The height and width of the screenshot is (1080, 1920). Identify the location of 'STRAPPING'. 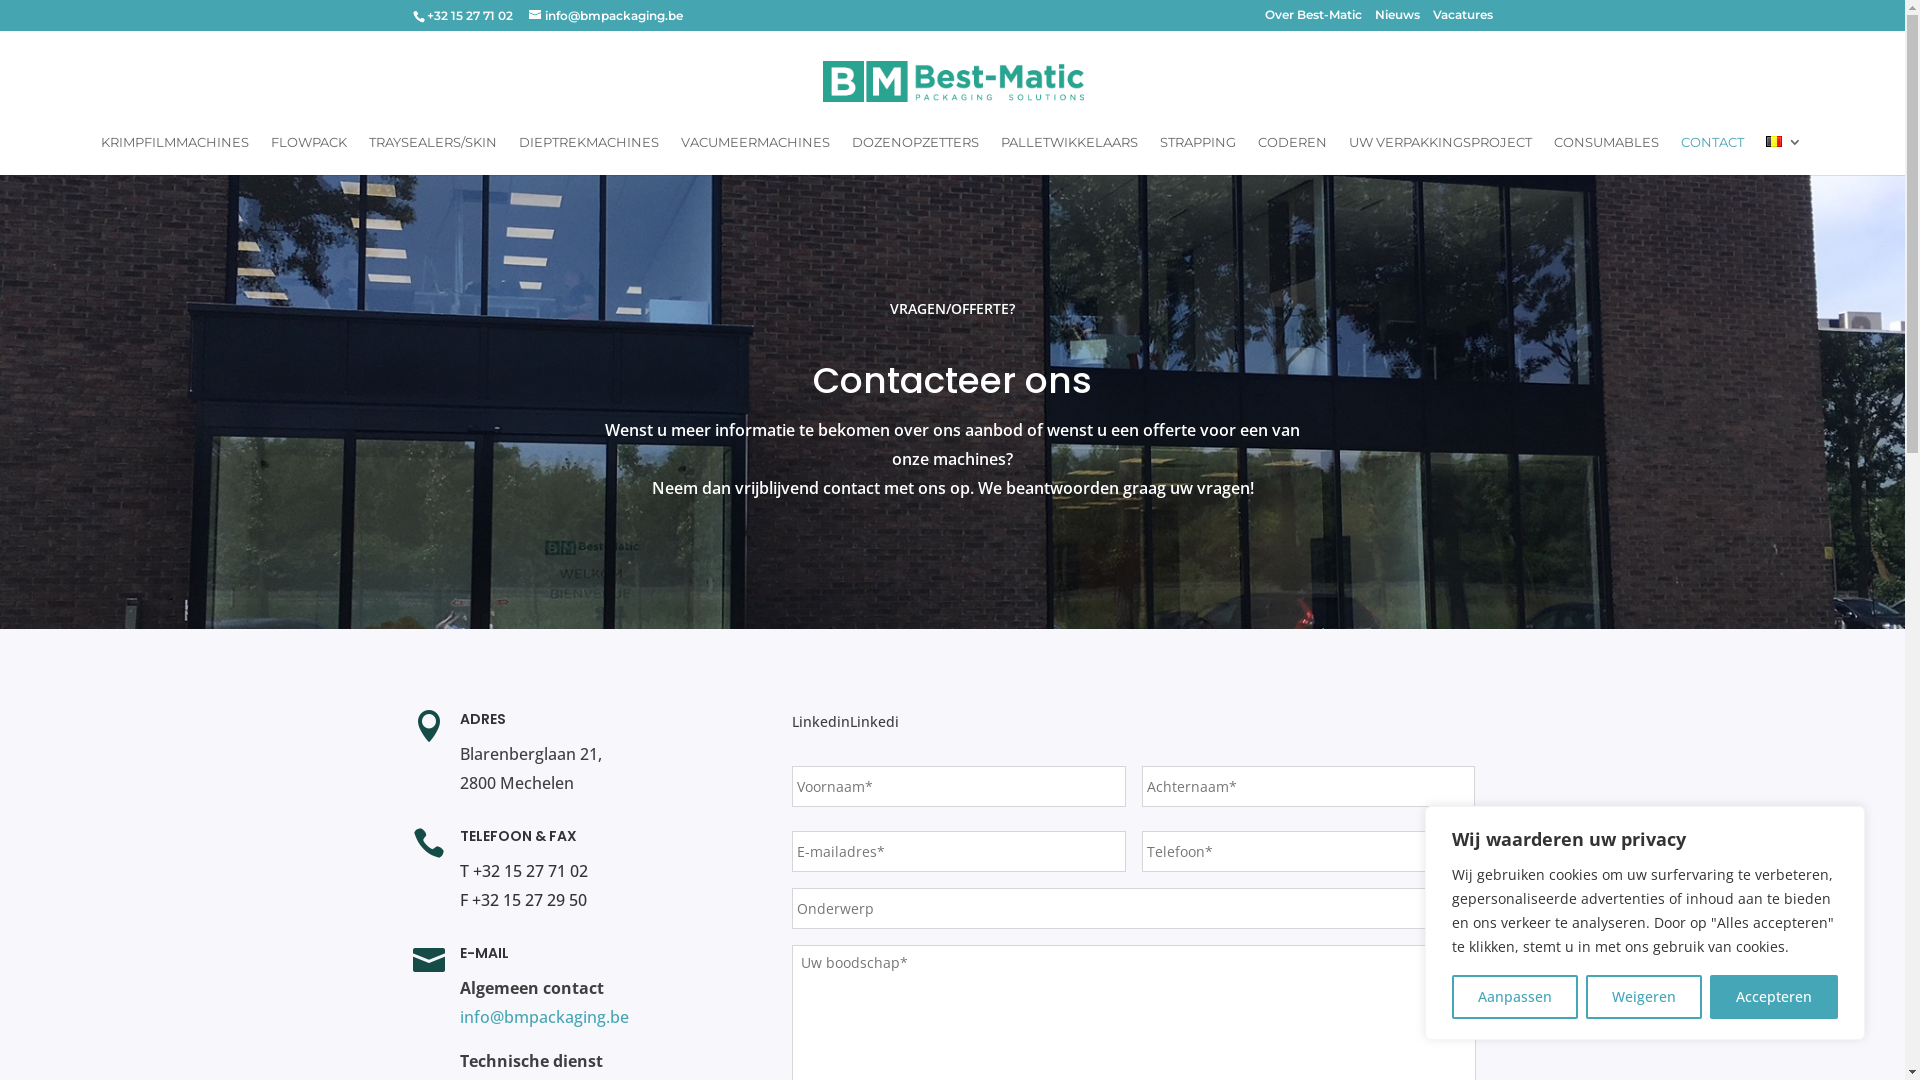
(1198, 153).